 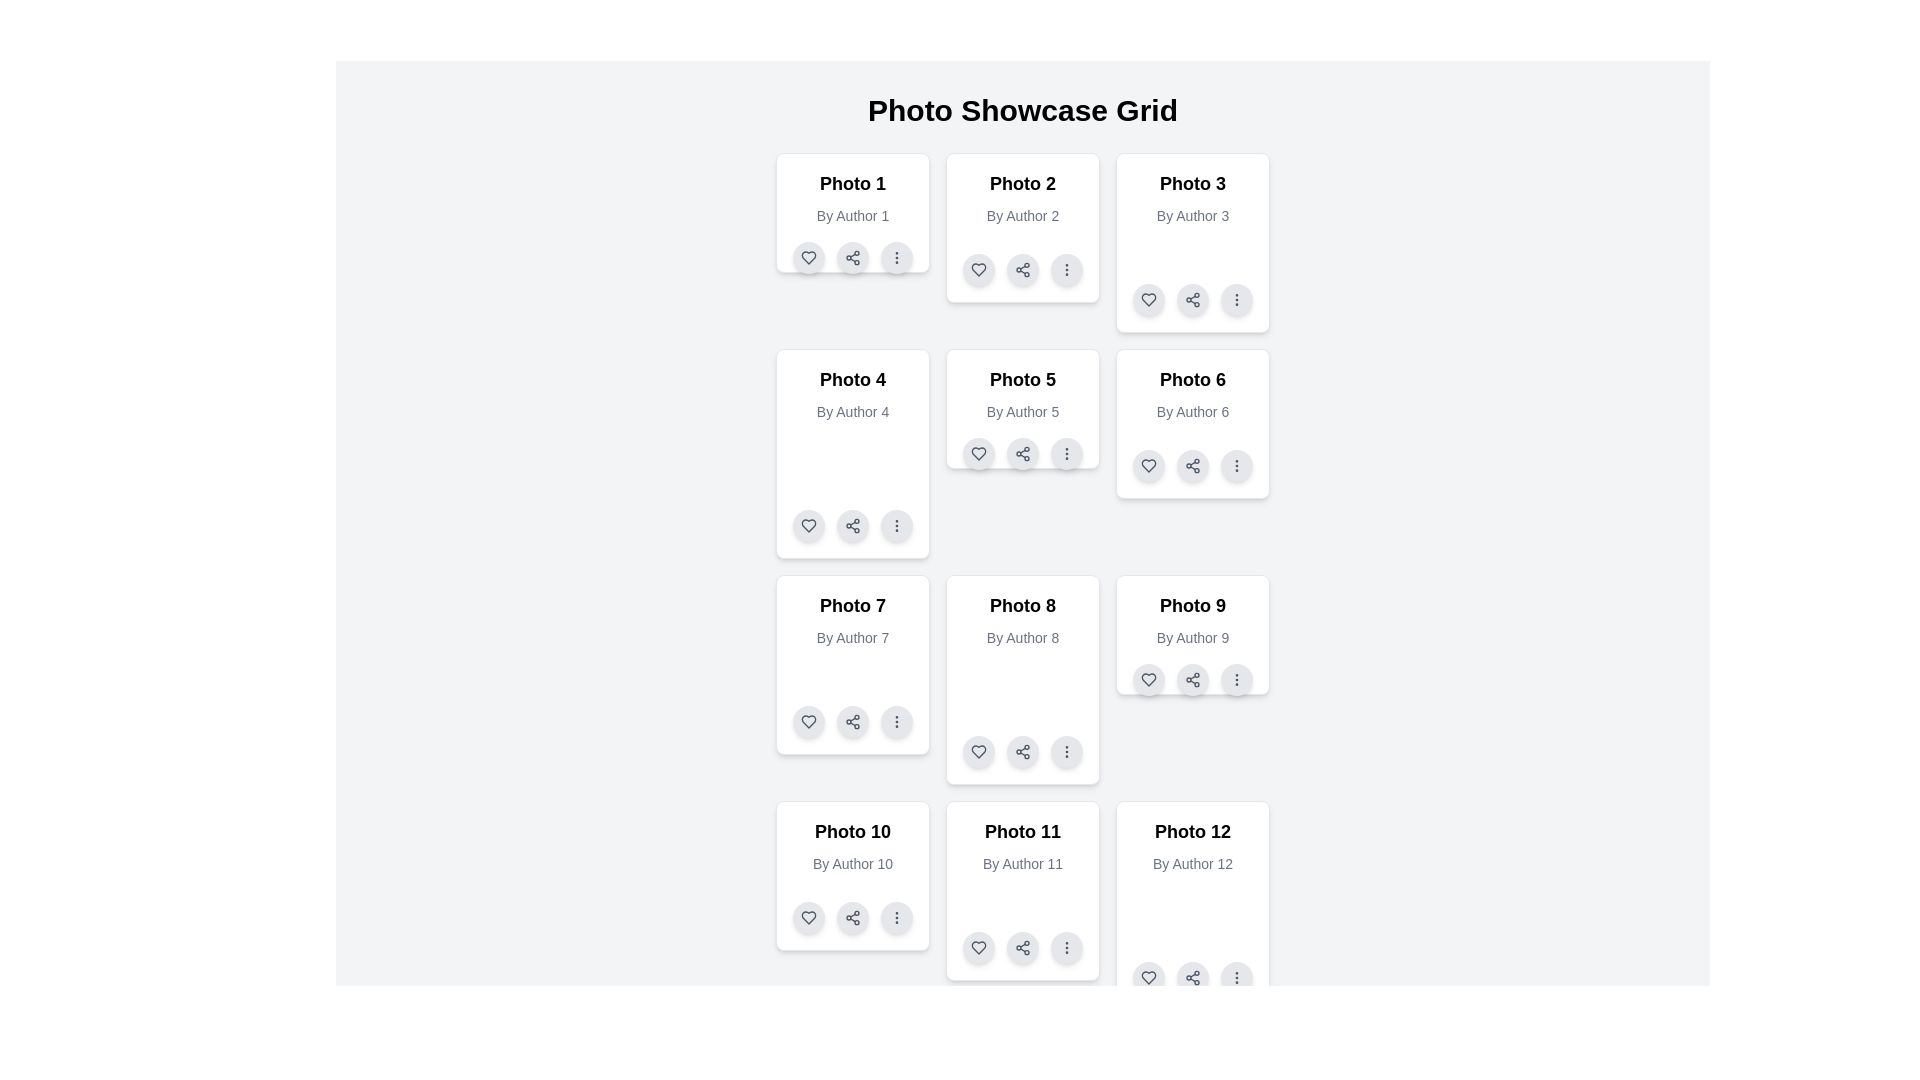 What do you see at coordinates (1193, 466) in the screenshot?
I see `the share functionality button icon, which is represented by three interconnected circles arranged in a triangle, located in the bottom section of the card for 'Photo 6' under 'By Author 6'` at bounding box center [1193, 466].